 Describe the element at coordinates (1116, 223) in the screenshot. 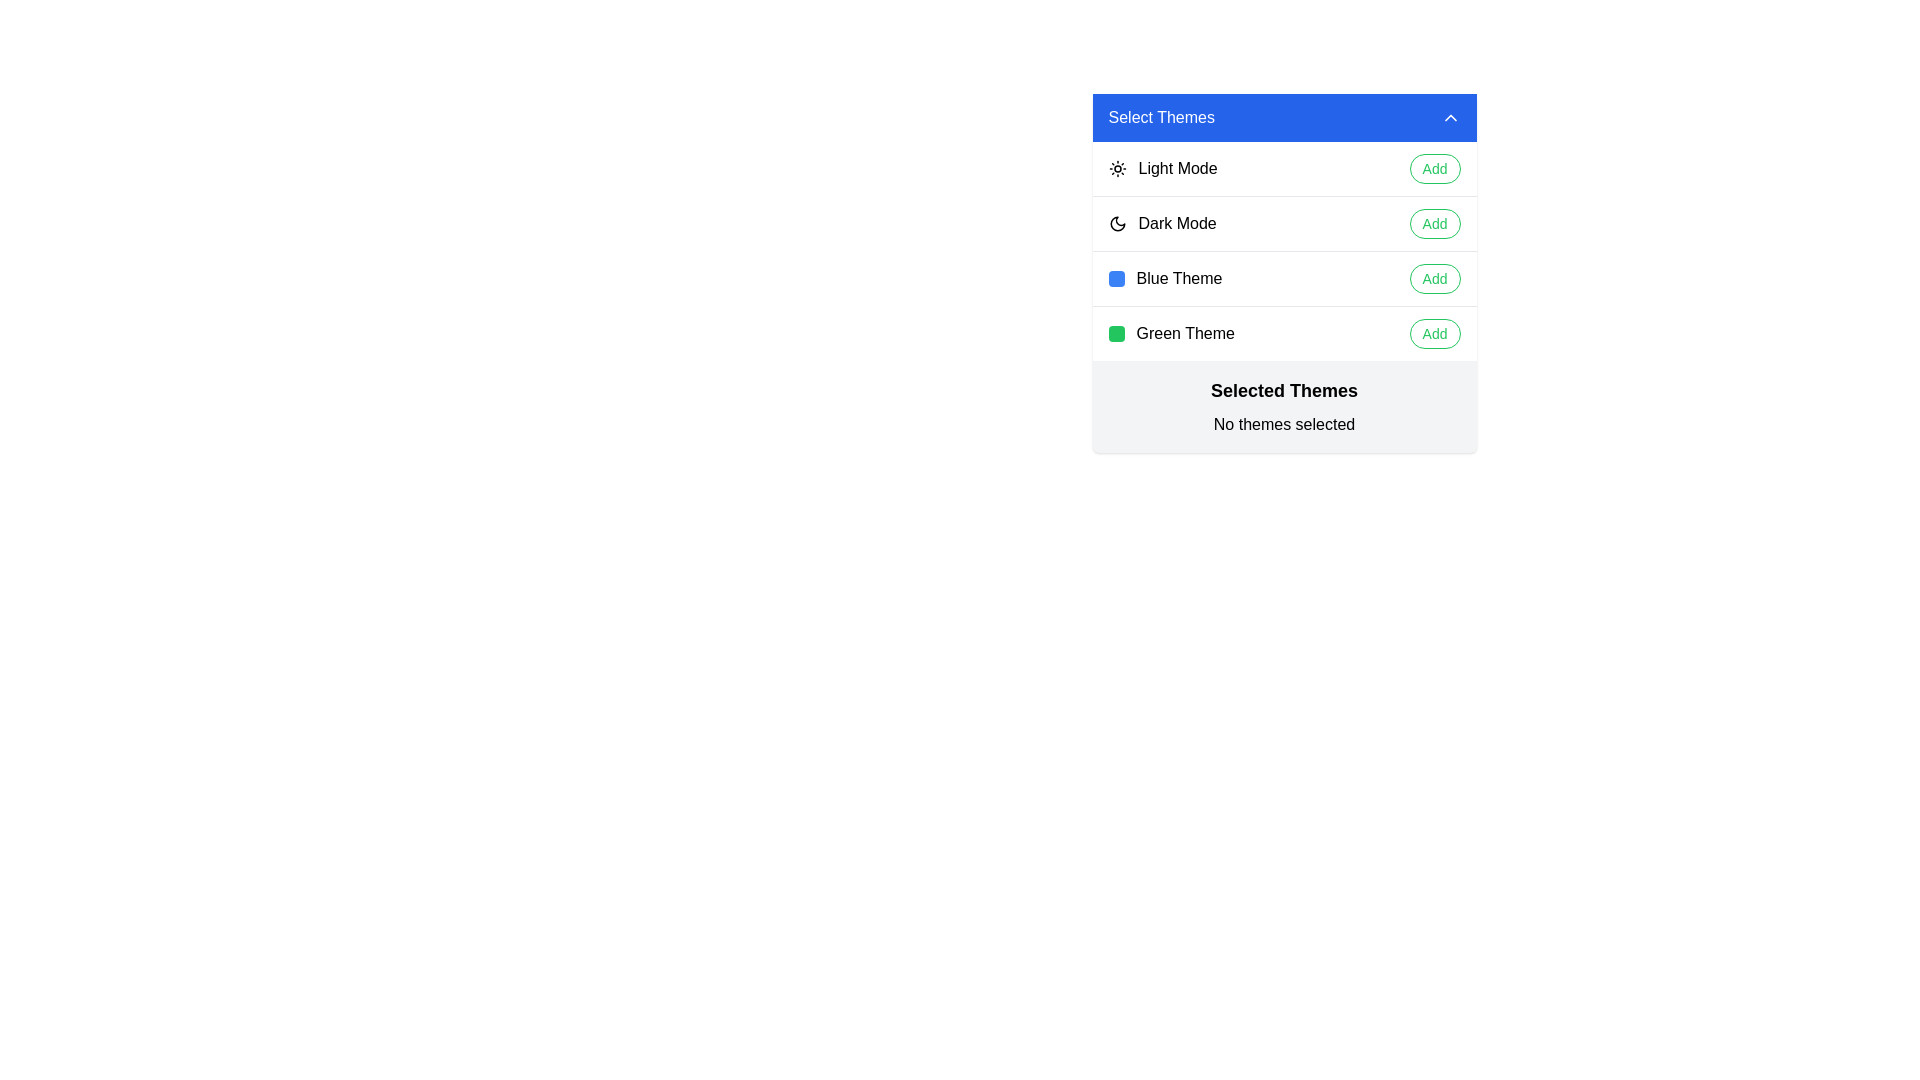

I see `the crescent moon icon representing the dark mode theme, located beside the 'Dark Mode' text in the 'Select Themes' menu` at that location.